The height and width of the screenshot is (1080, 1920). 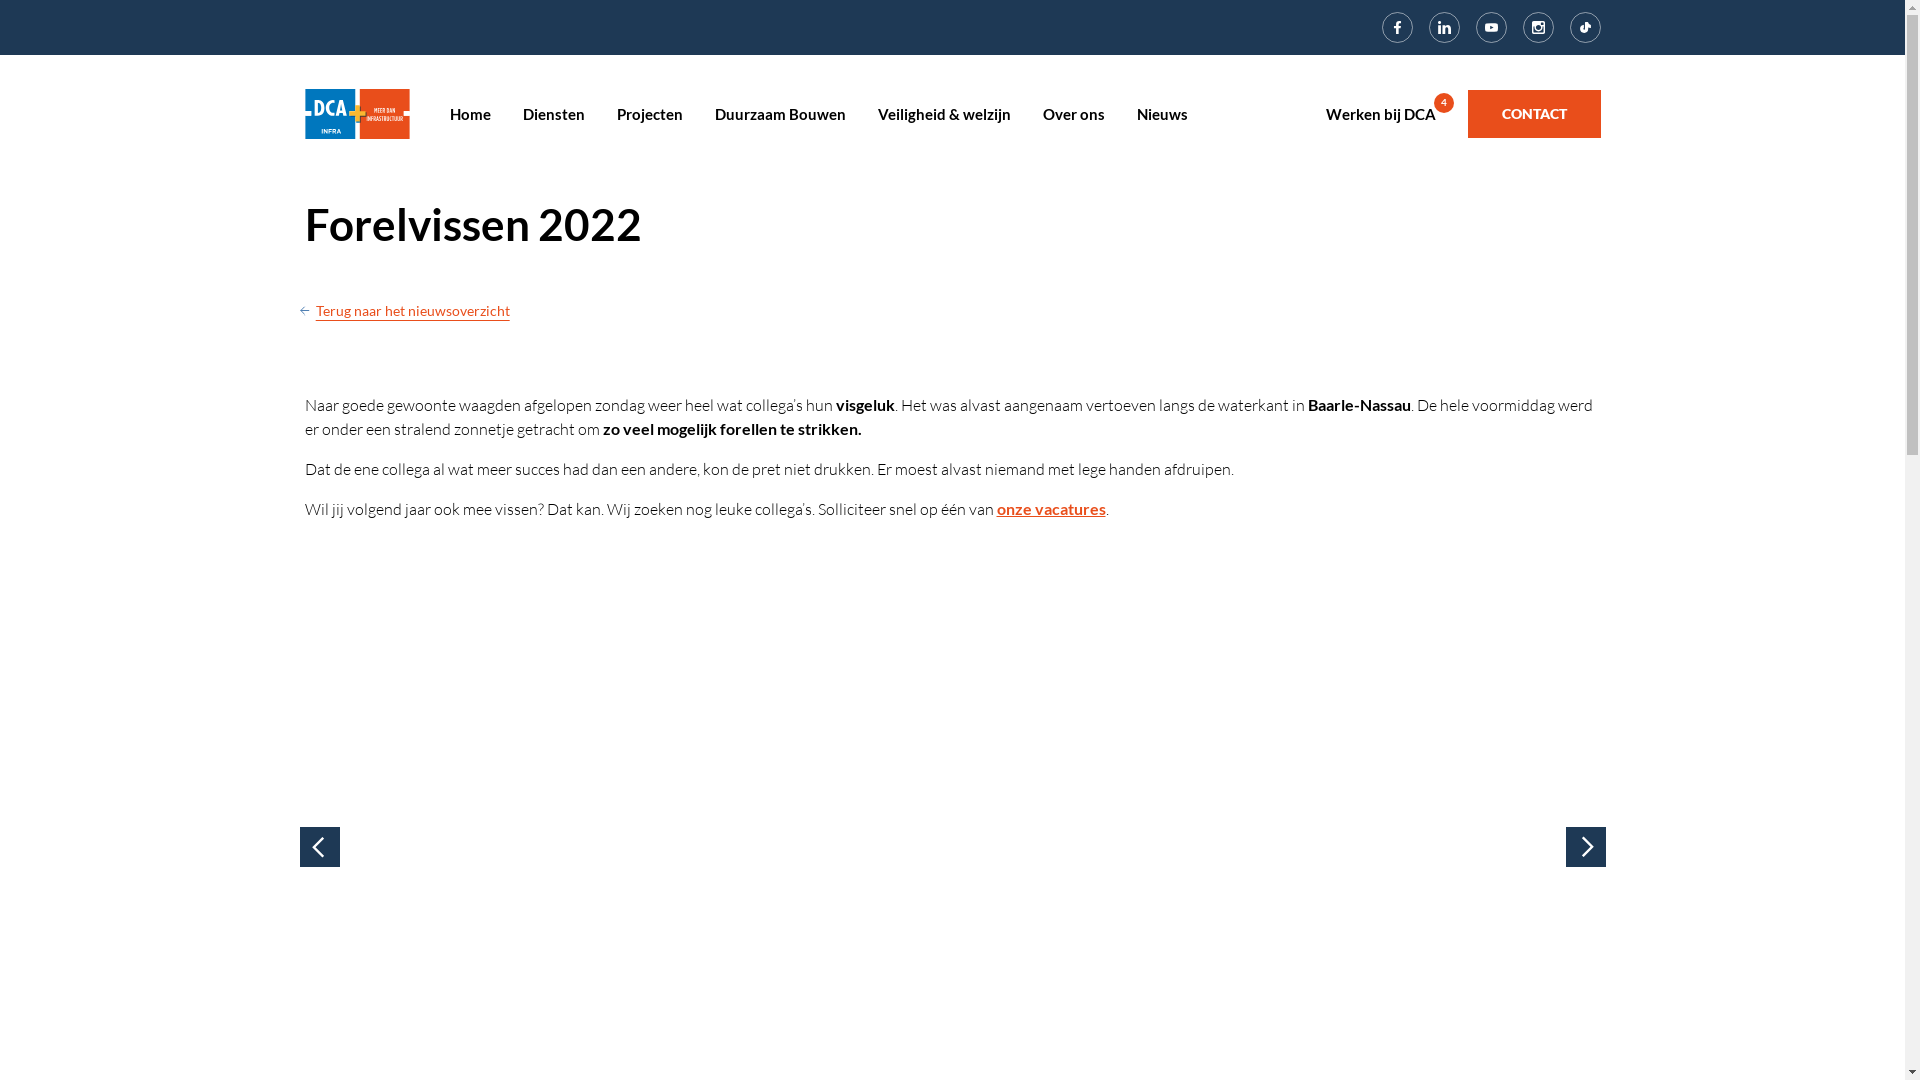 I want to click on 'Duurzaam Bouwen', so click(x=778, y=114).